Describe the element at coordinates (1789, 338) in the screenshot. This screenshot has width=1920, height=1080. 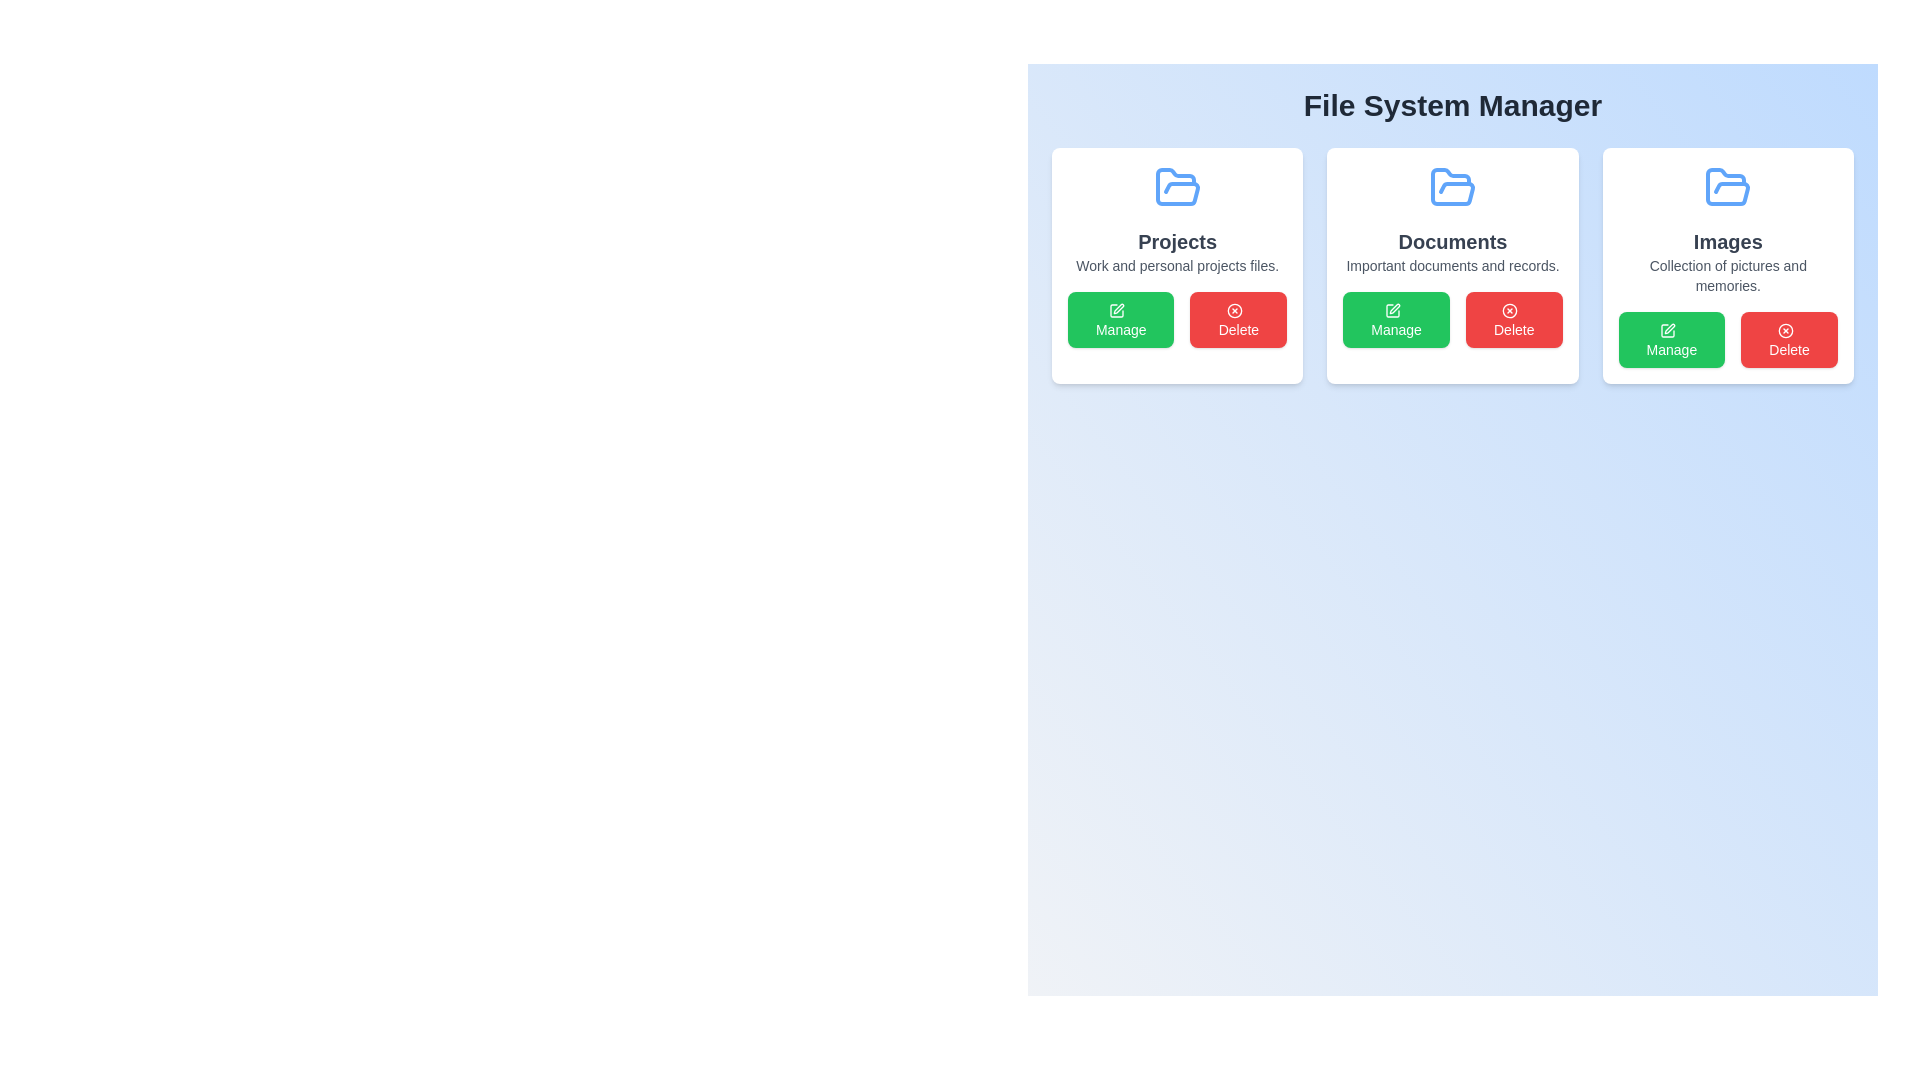
I see `the delete button located to the right of the 'Manage' button below the 'Images' title to observe any interactive effects` at that location.